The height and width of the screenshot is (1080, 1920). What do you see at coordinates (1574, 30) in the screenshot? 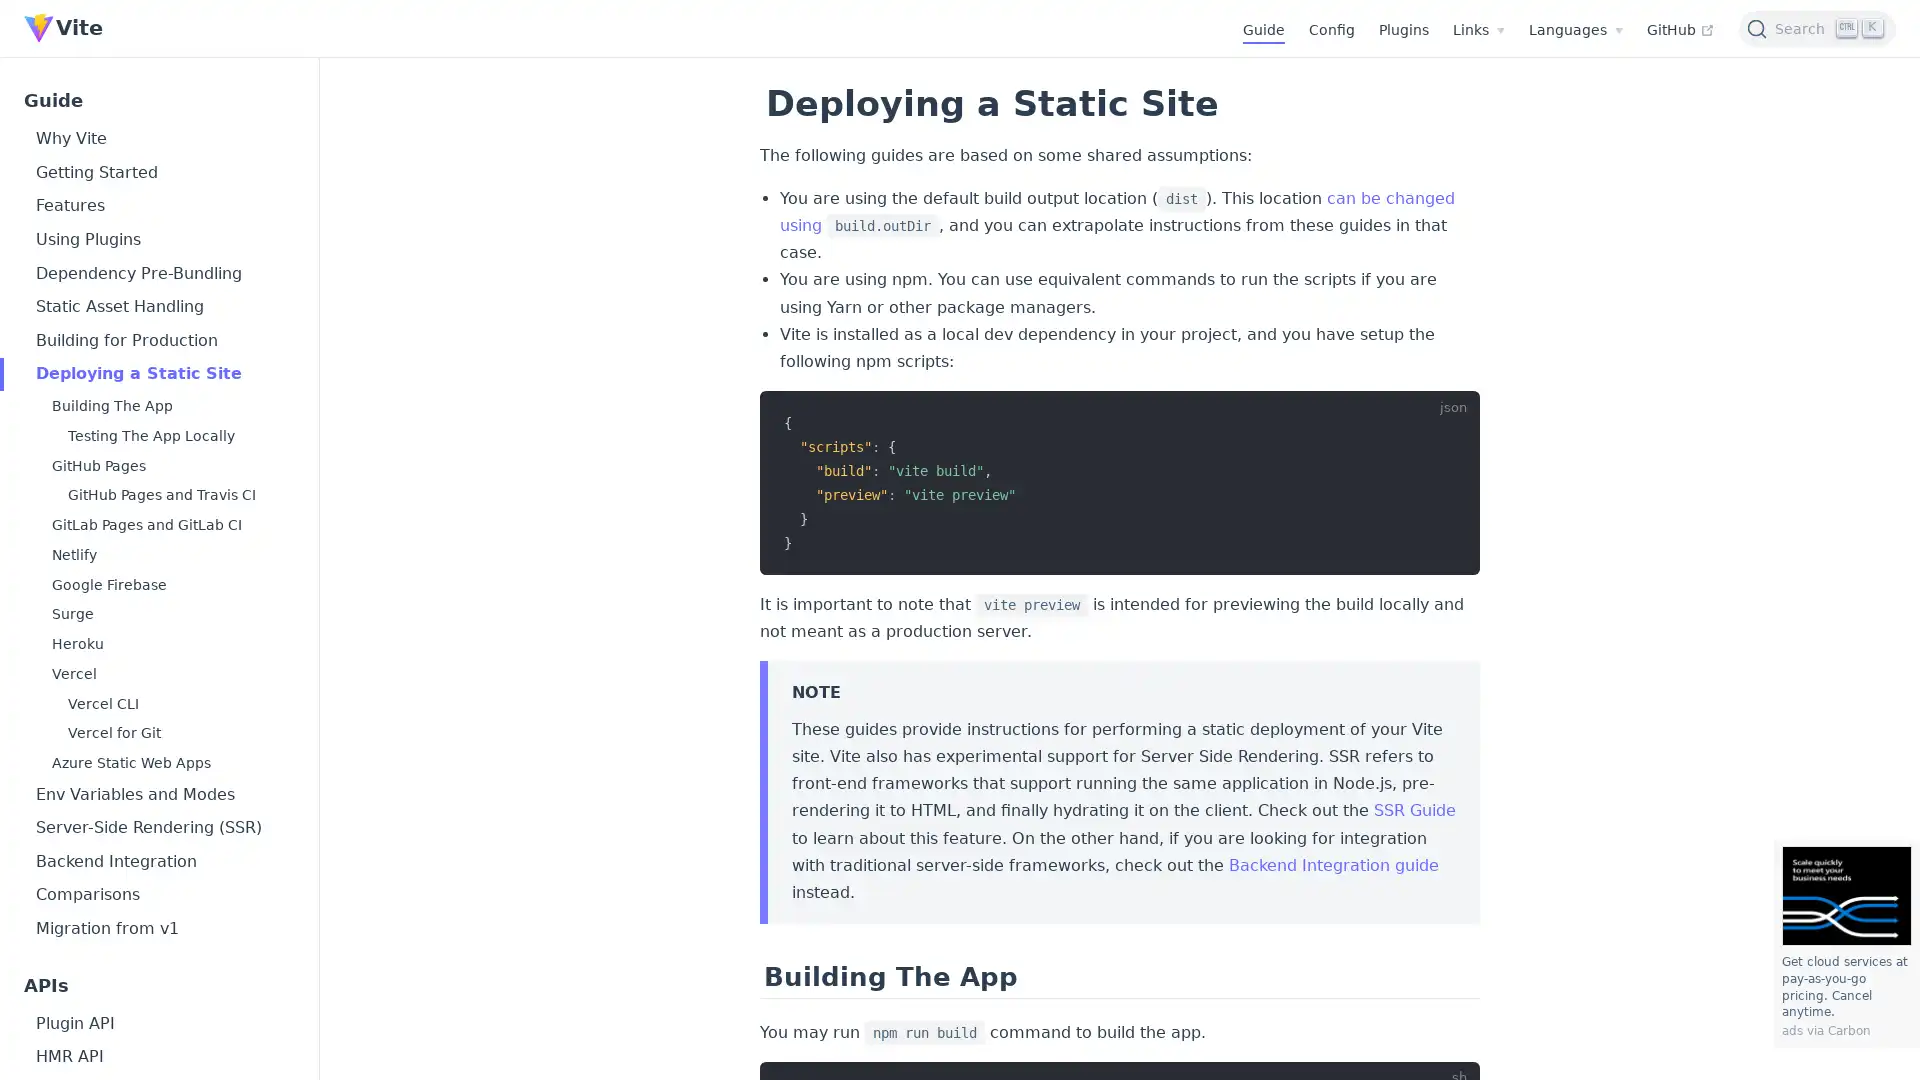
I see `Languages` at bounding box center [1574, 30].